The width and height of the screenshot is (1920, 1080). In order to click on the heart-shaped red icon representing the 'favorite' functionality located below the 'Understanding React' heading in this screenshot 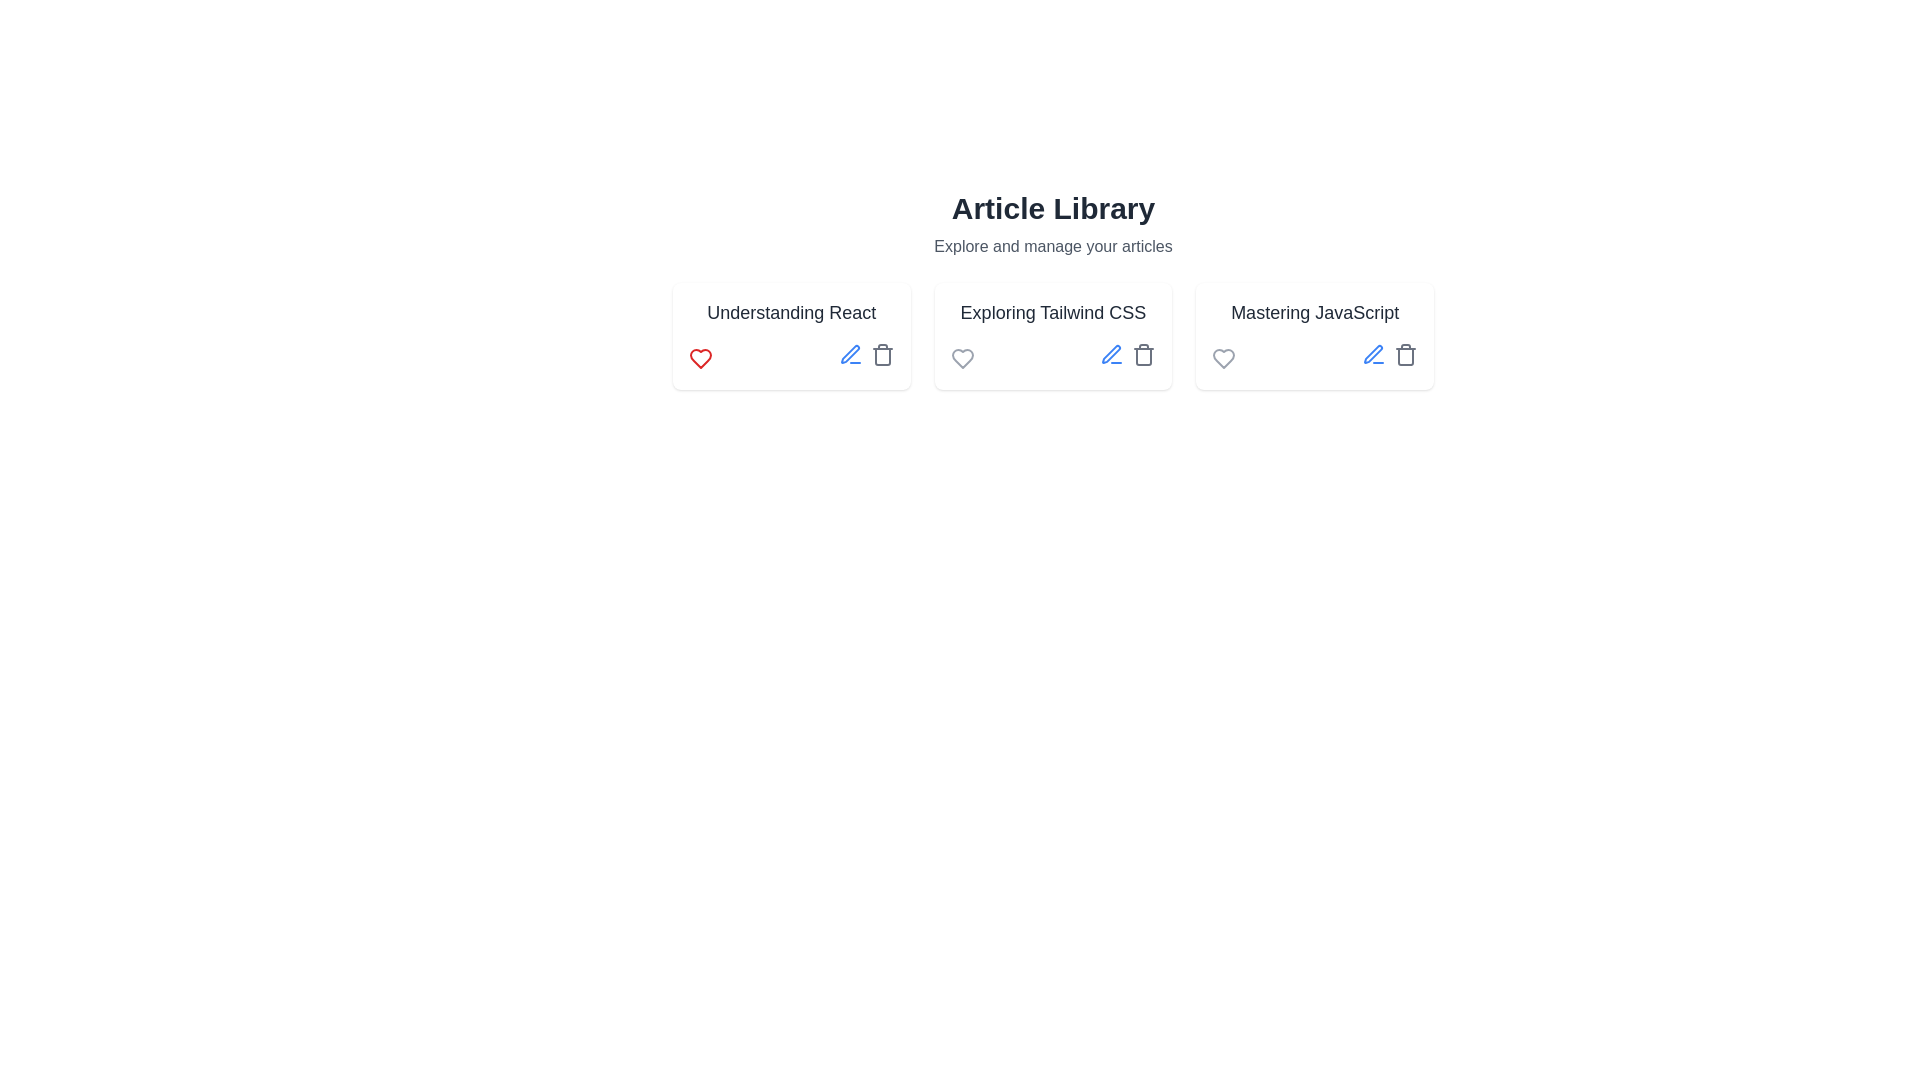, I will do `click(700, 357)`.